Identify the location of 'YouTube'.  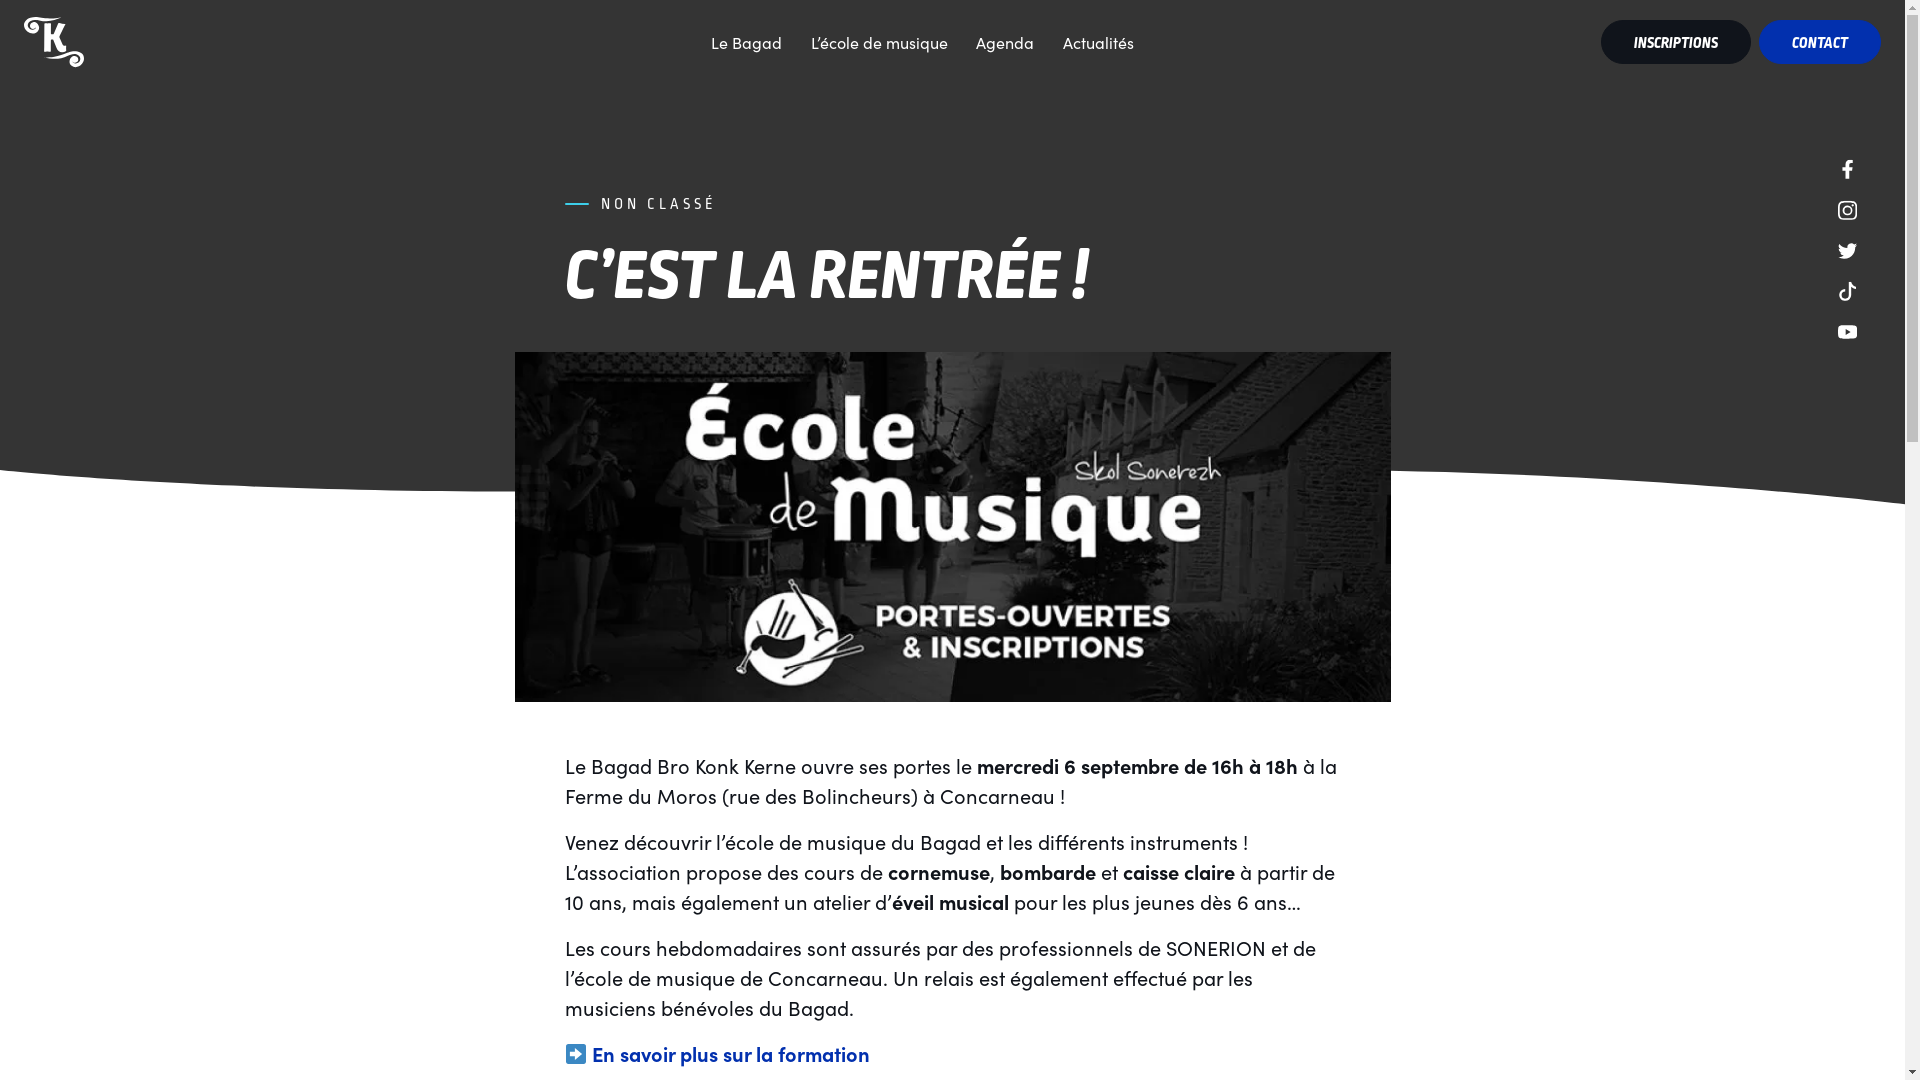
(1846, 328).